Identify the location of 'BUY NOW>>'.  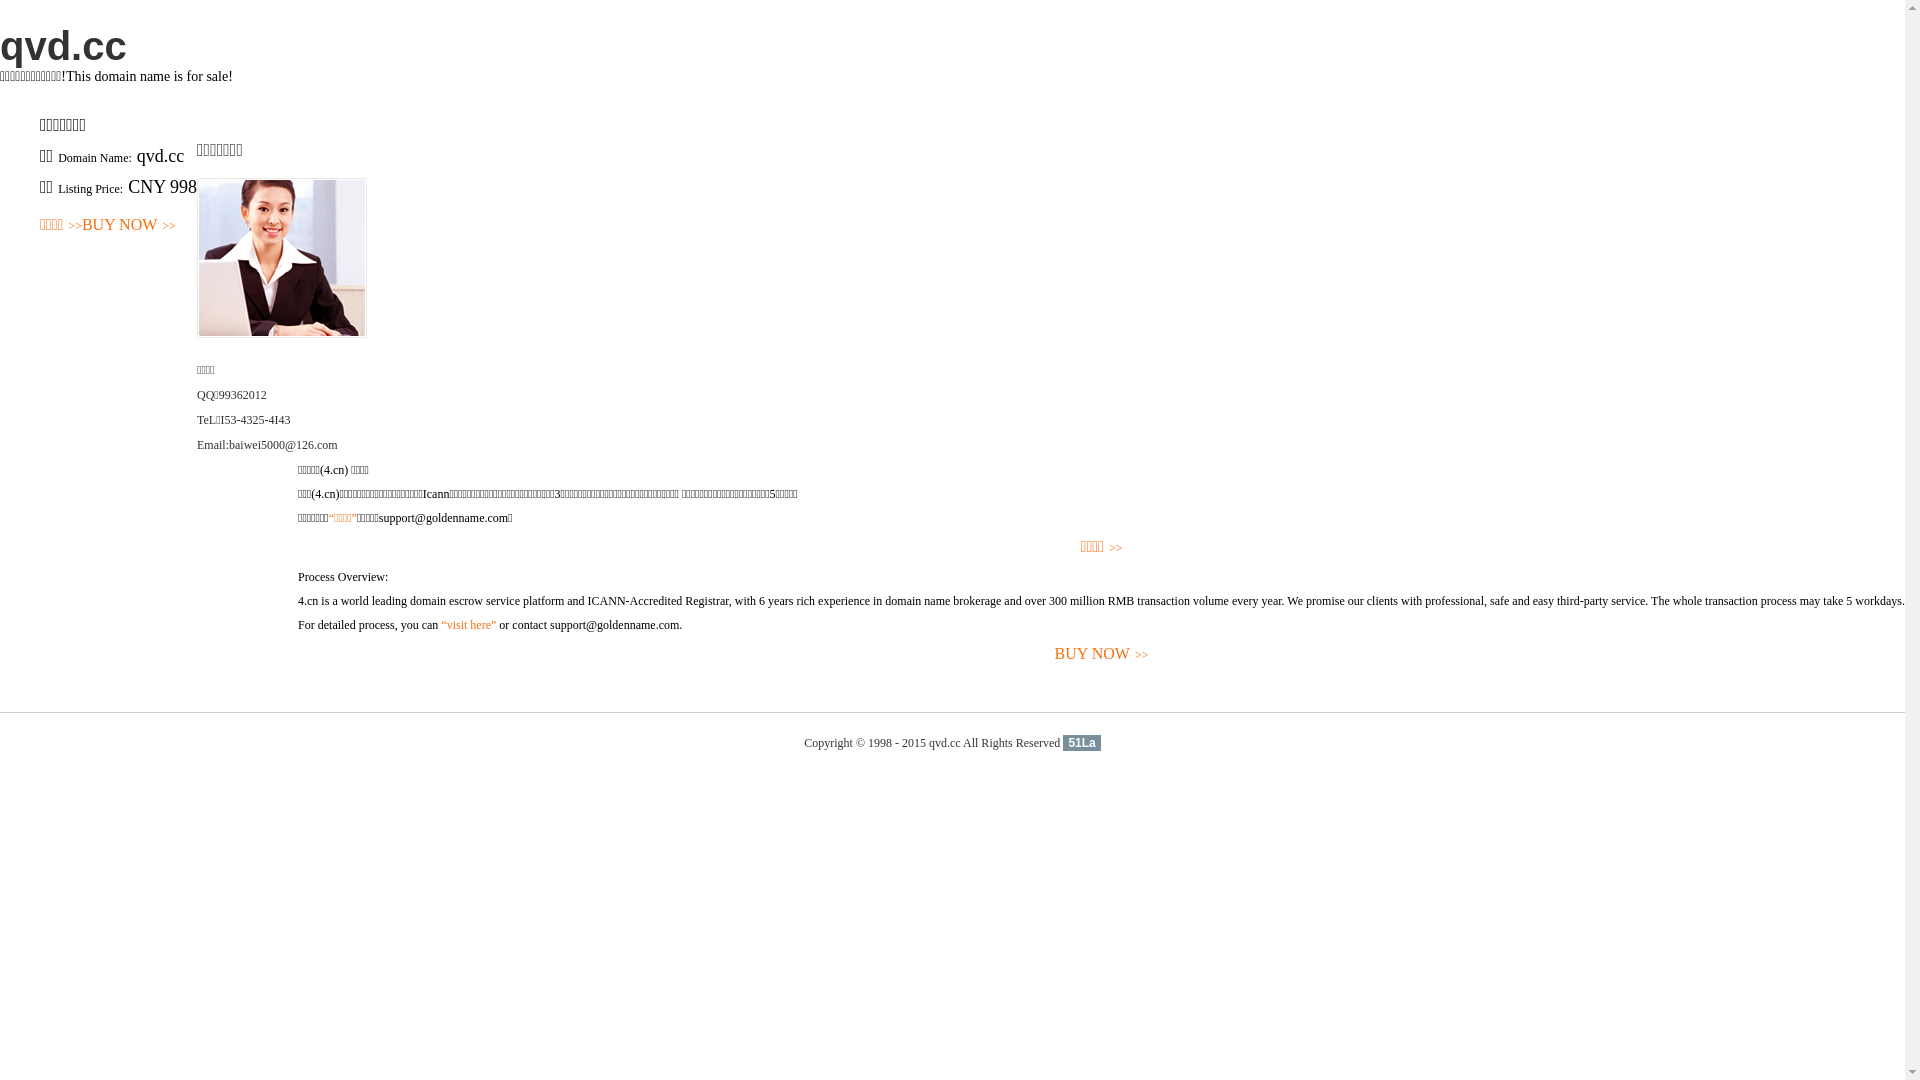
(128, 225).